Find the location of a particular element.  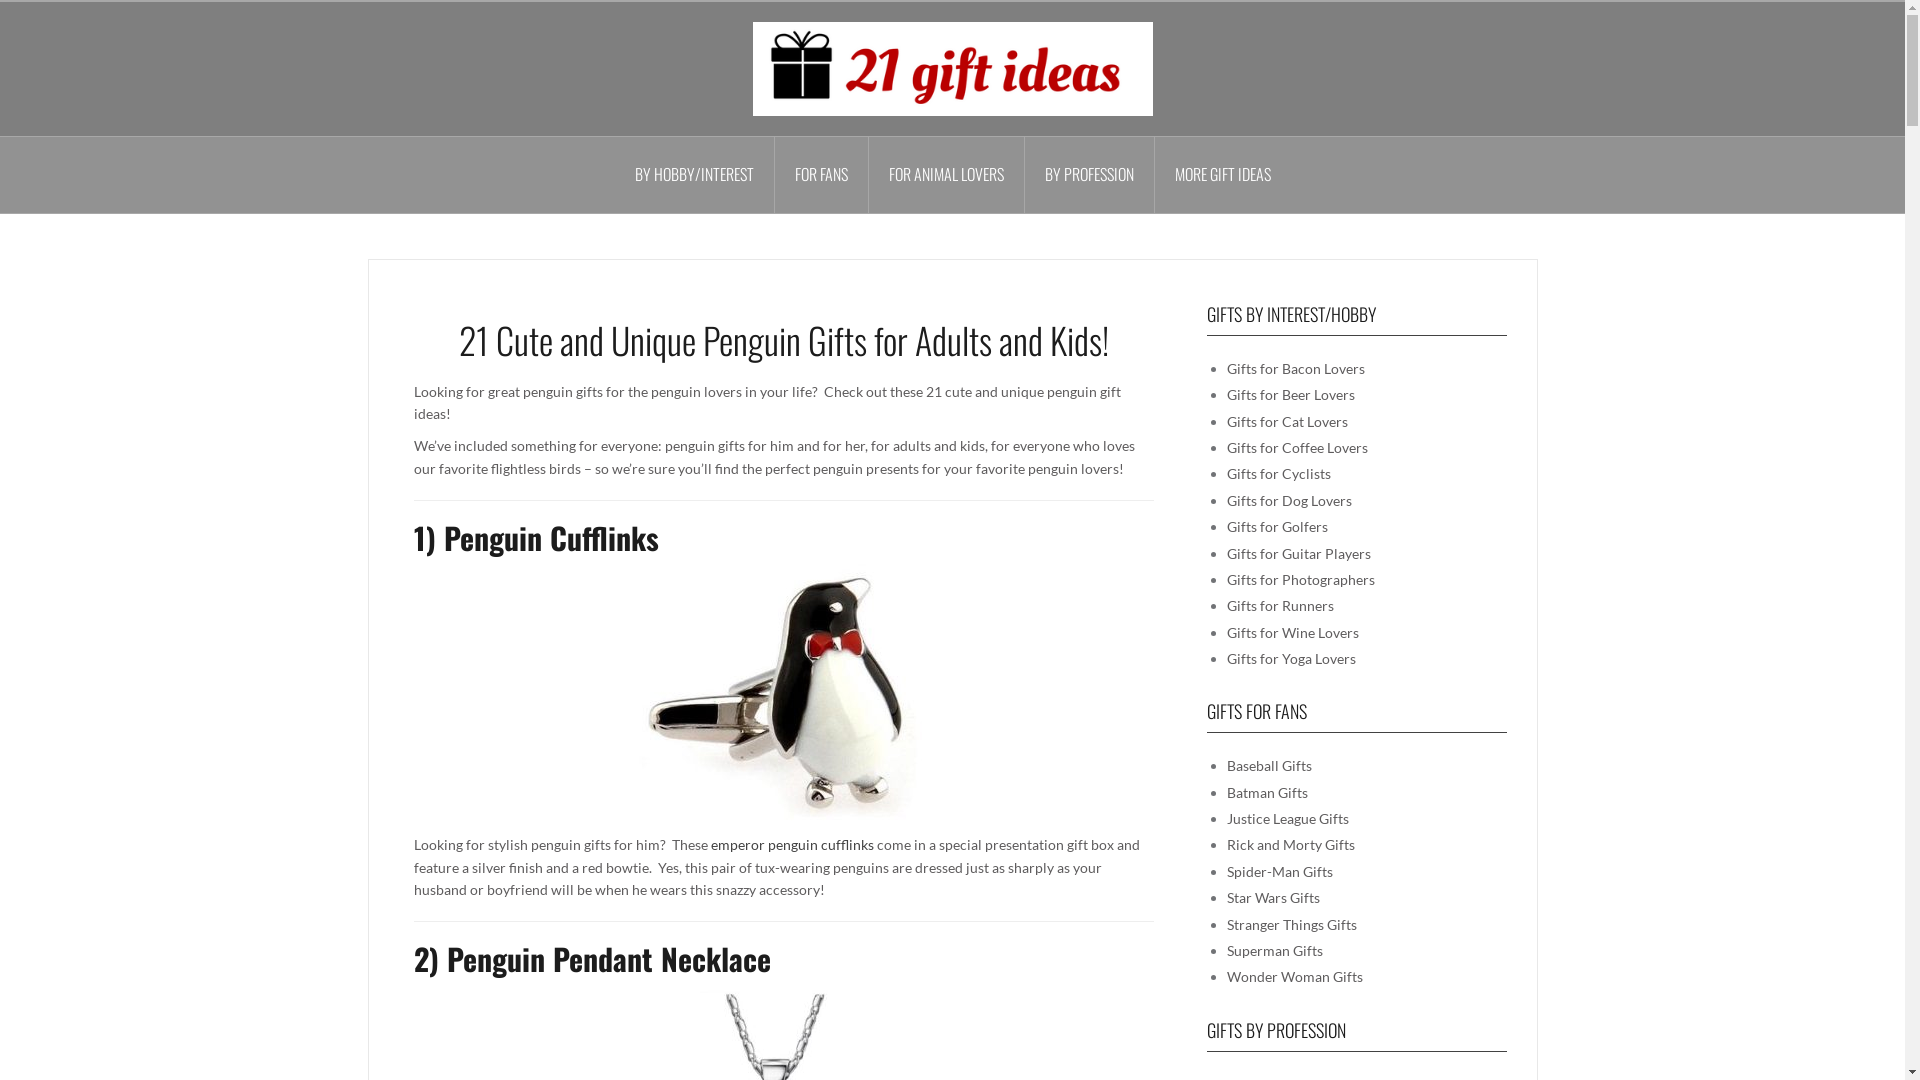

'Gifts for Coffee Lovers' is located at coordinates (1296, 446).